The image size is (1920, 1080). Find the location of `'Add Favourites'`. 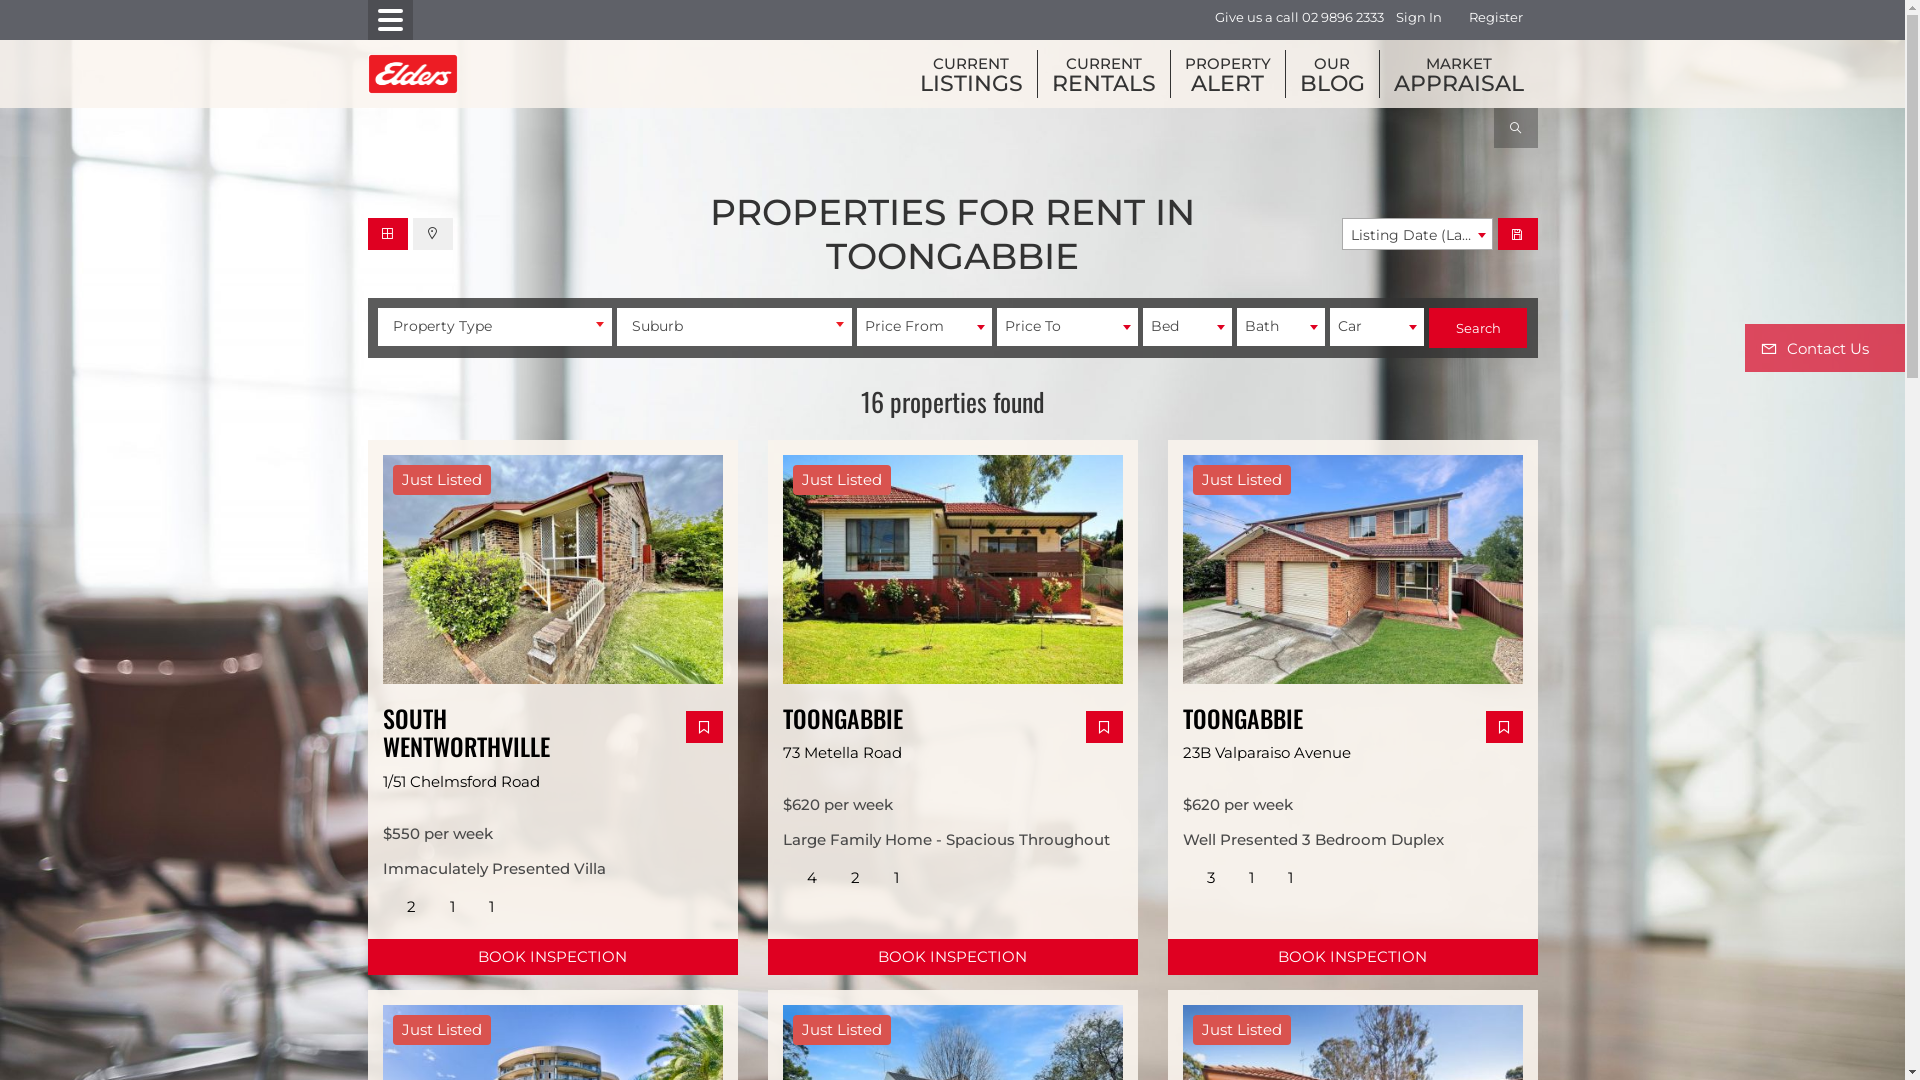

'Add Favourites' is located at coordinates (1486, 726).